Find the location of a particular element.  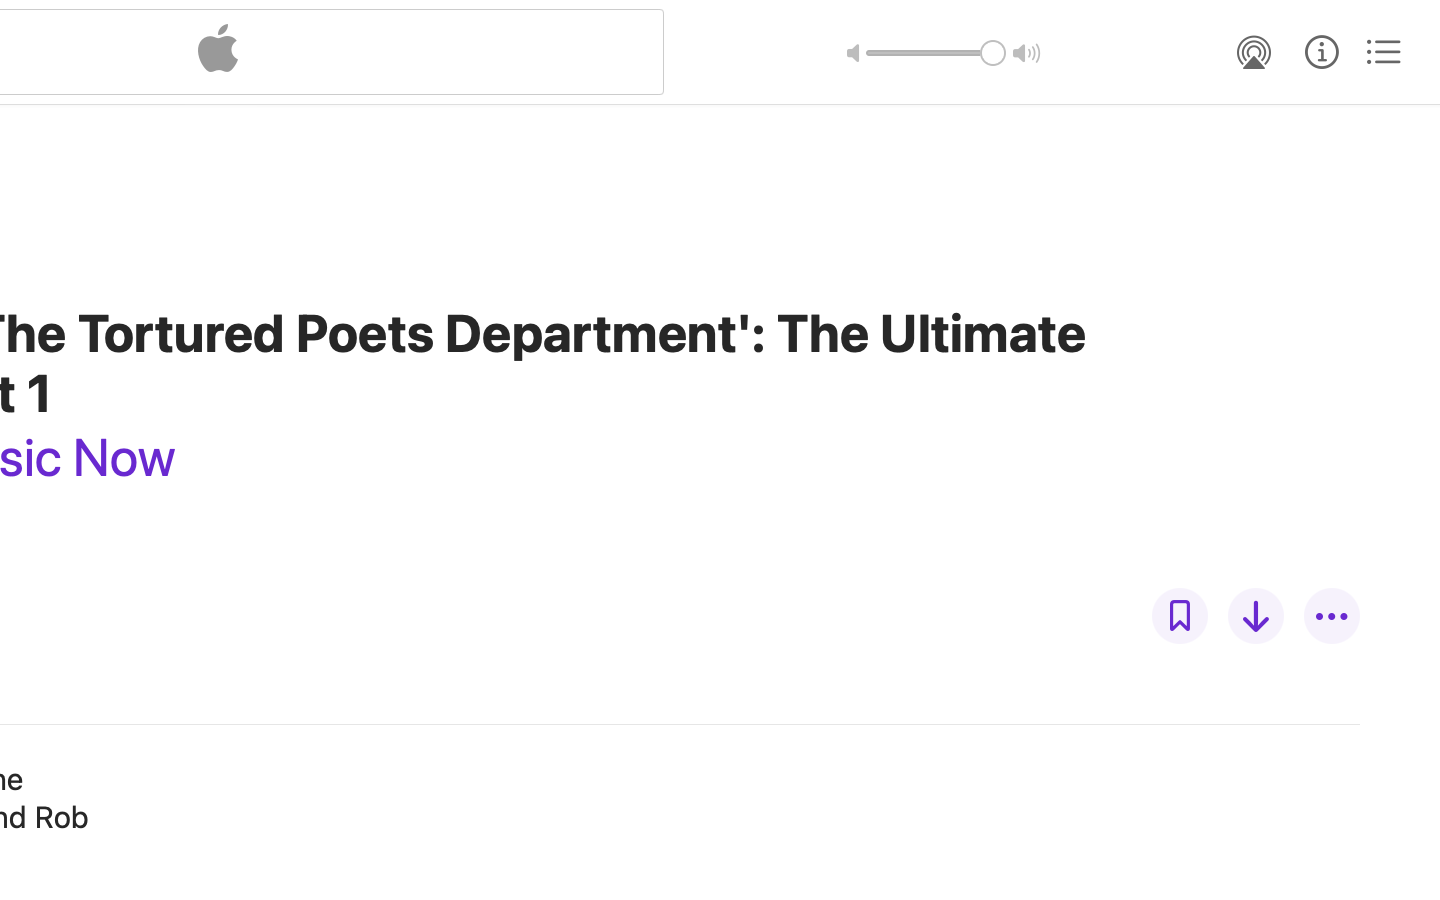

'1.0' is located at coordinates (936, 52).